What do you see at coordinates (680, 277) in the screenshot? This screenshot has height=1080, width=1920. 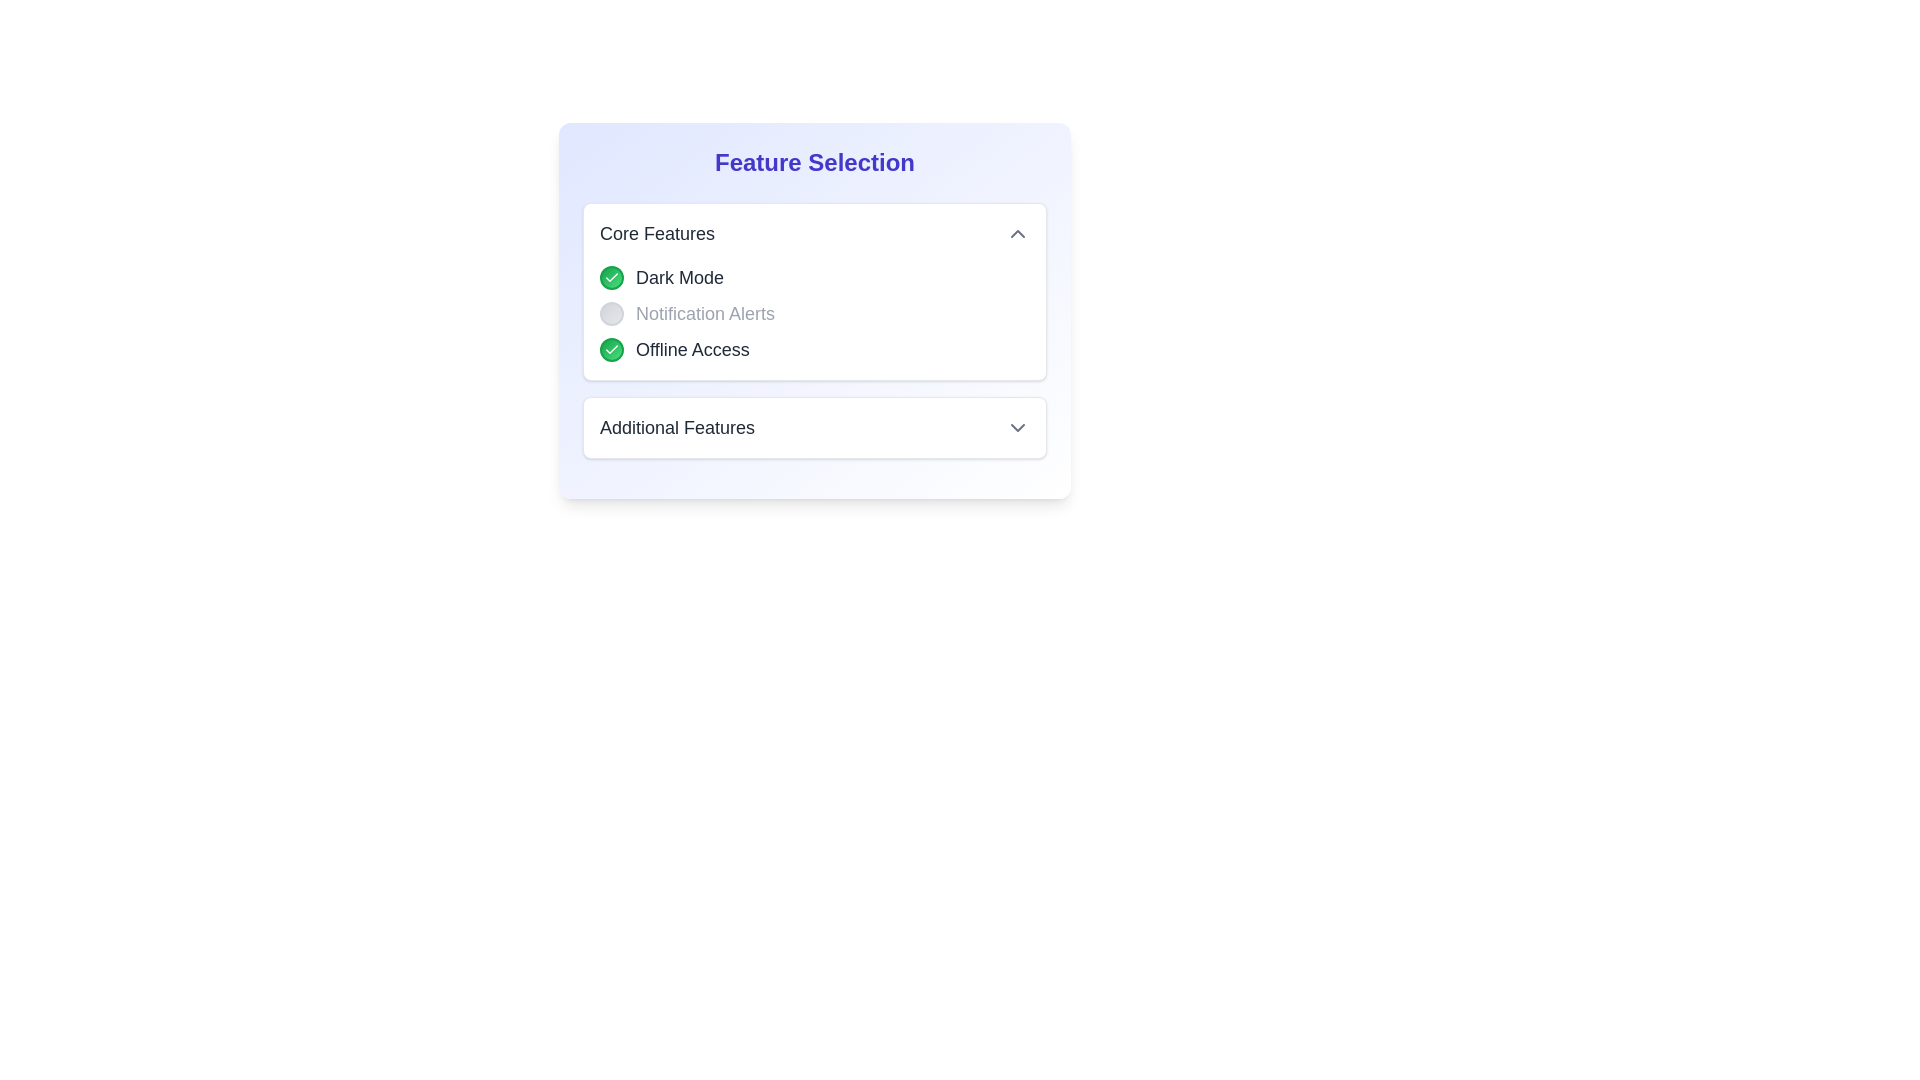 I see `the 'Dark Mode' text label located to the right of the green check mark icon in the 'Core Features' list under 'Feature Selection'` at bounding box center [680, 277].